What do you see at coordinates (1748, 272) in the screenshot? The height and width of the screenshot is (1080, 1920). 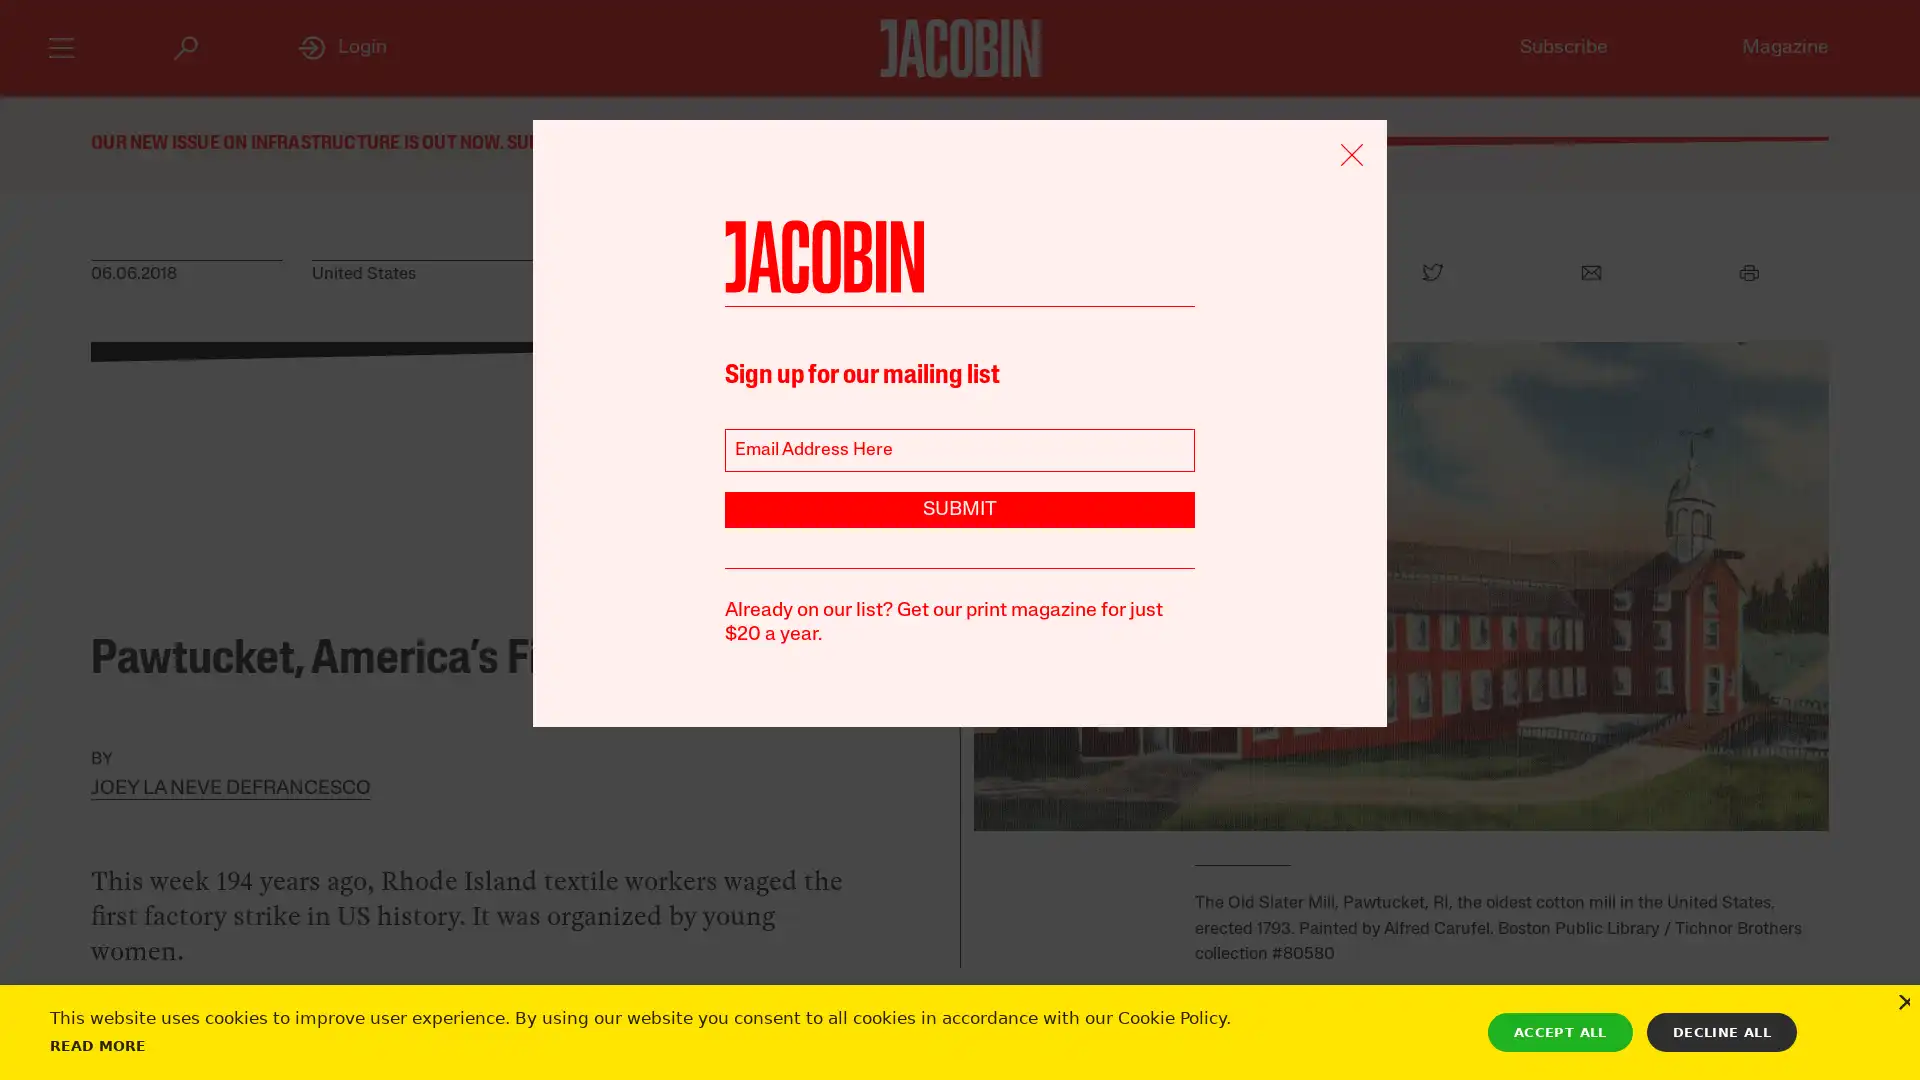 I see `Print Icon` at bounding box center [1748, 272].